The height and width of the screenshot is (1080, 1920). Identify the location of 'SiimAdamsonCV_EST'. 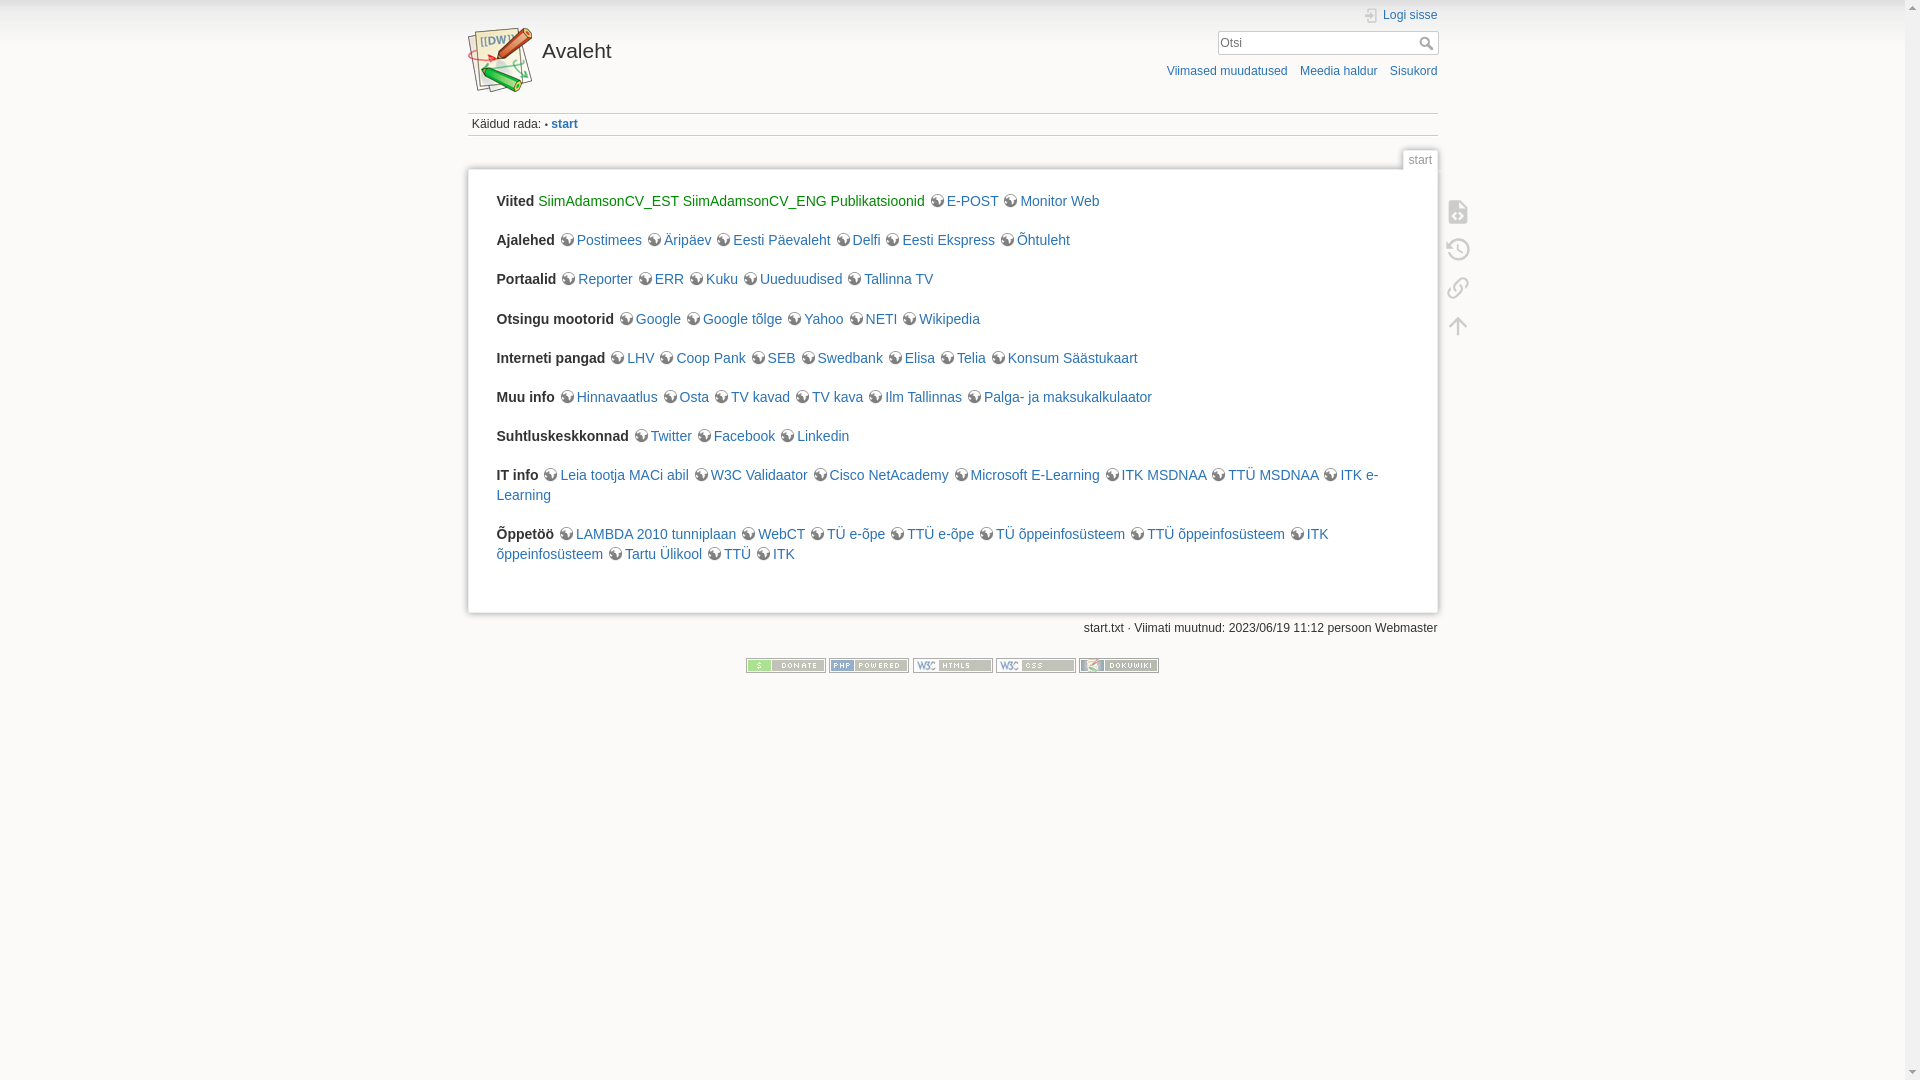
(607, 200).